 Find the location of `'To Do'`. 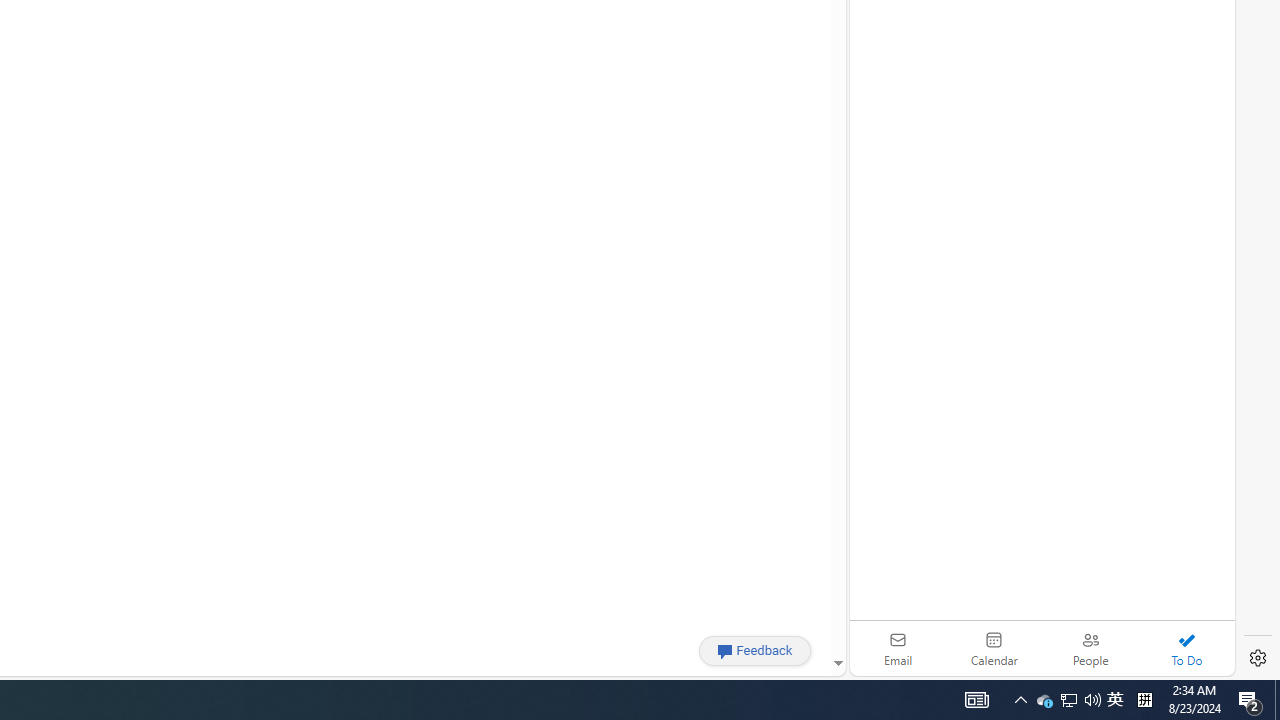

'To Do' is located at coordinates (1186, 648).